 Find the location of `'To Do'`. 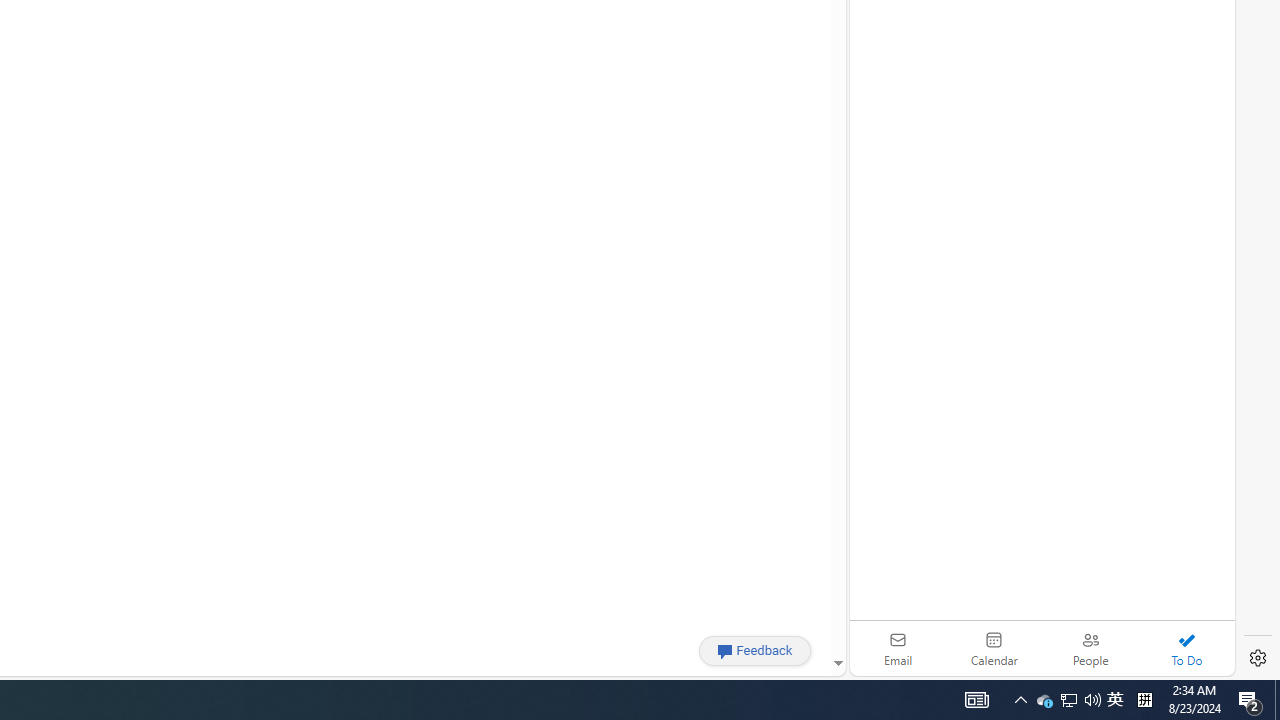

'To Do' is located at coordinates (1186, 648).